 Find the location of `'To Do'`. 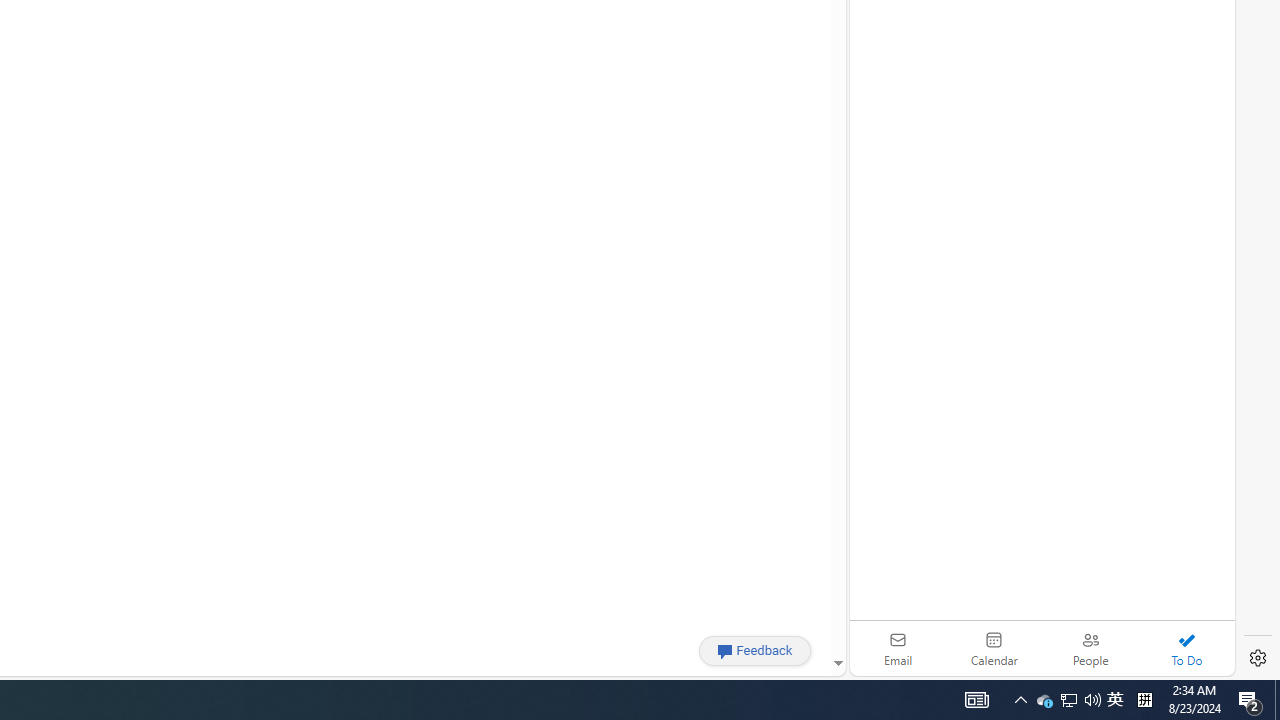

'To Do' is located at coordinates (1186, 648).